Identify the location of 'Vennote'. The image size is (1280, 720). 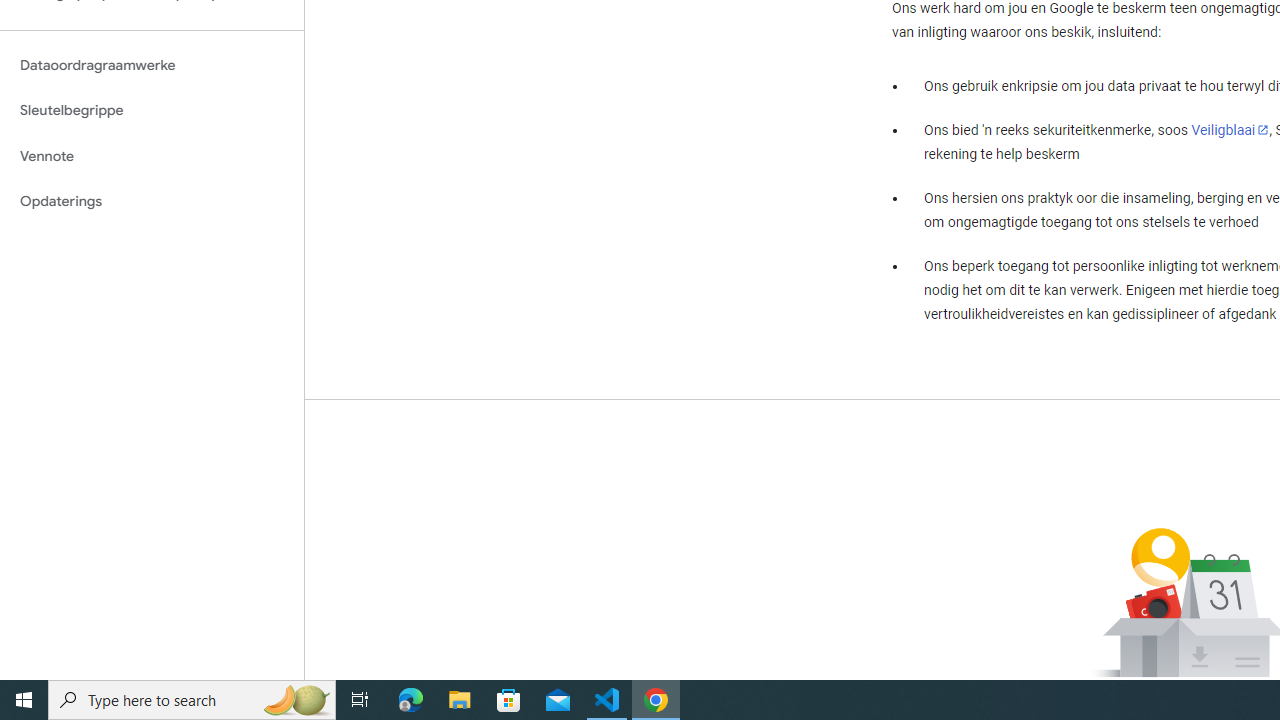
(151, 155).